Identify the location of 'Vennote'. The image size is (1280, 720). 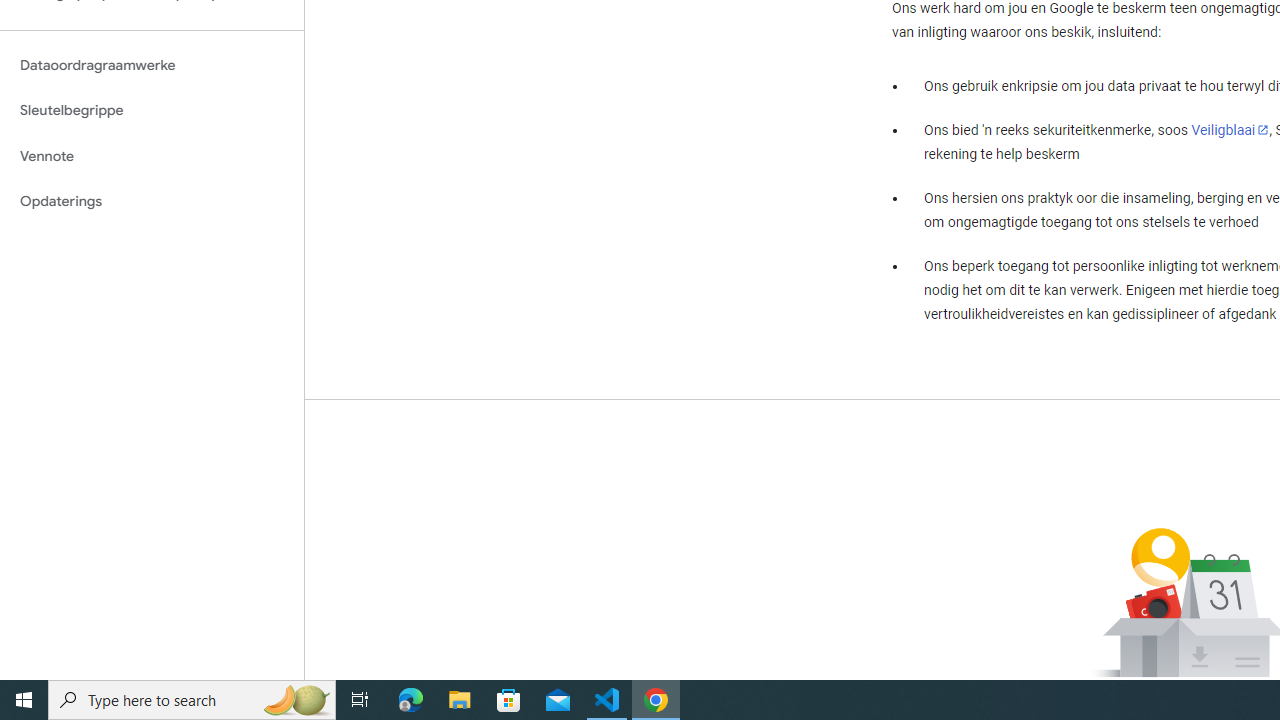
(151, 155).